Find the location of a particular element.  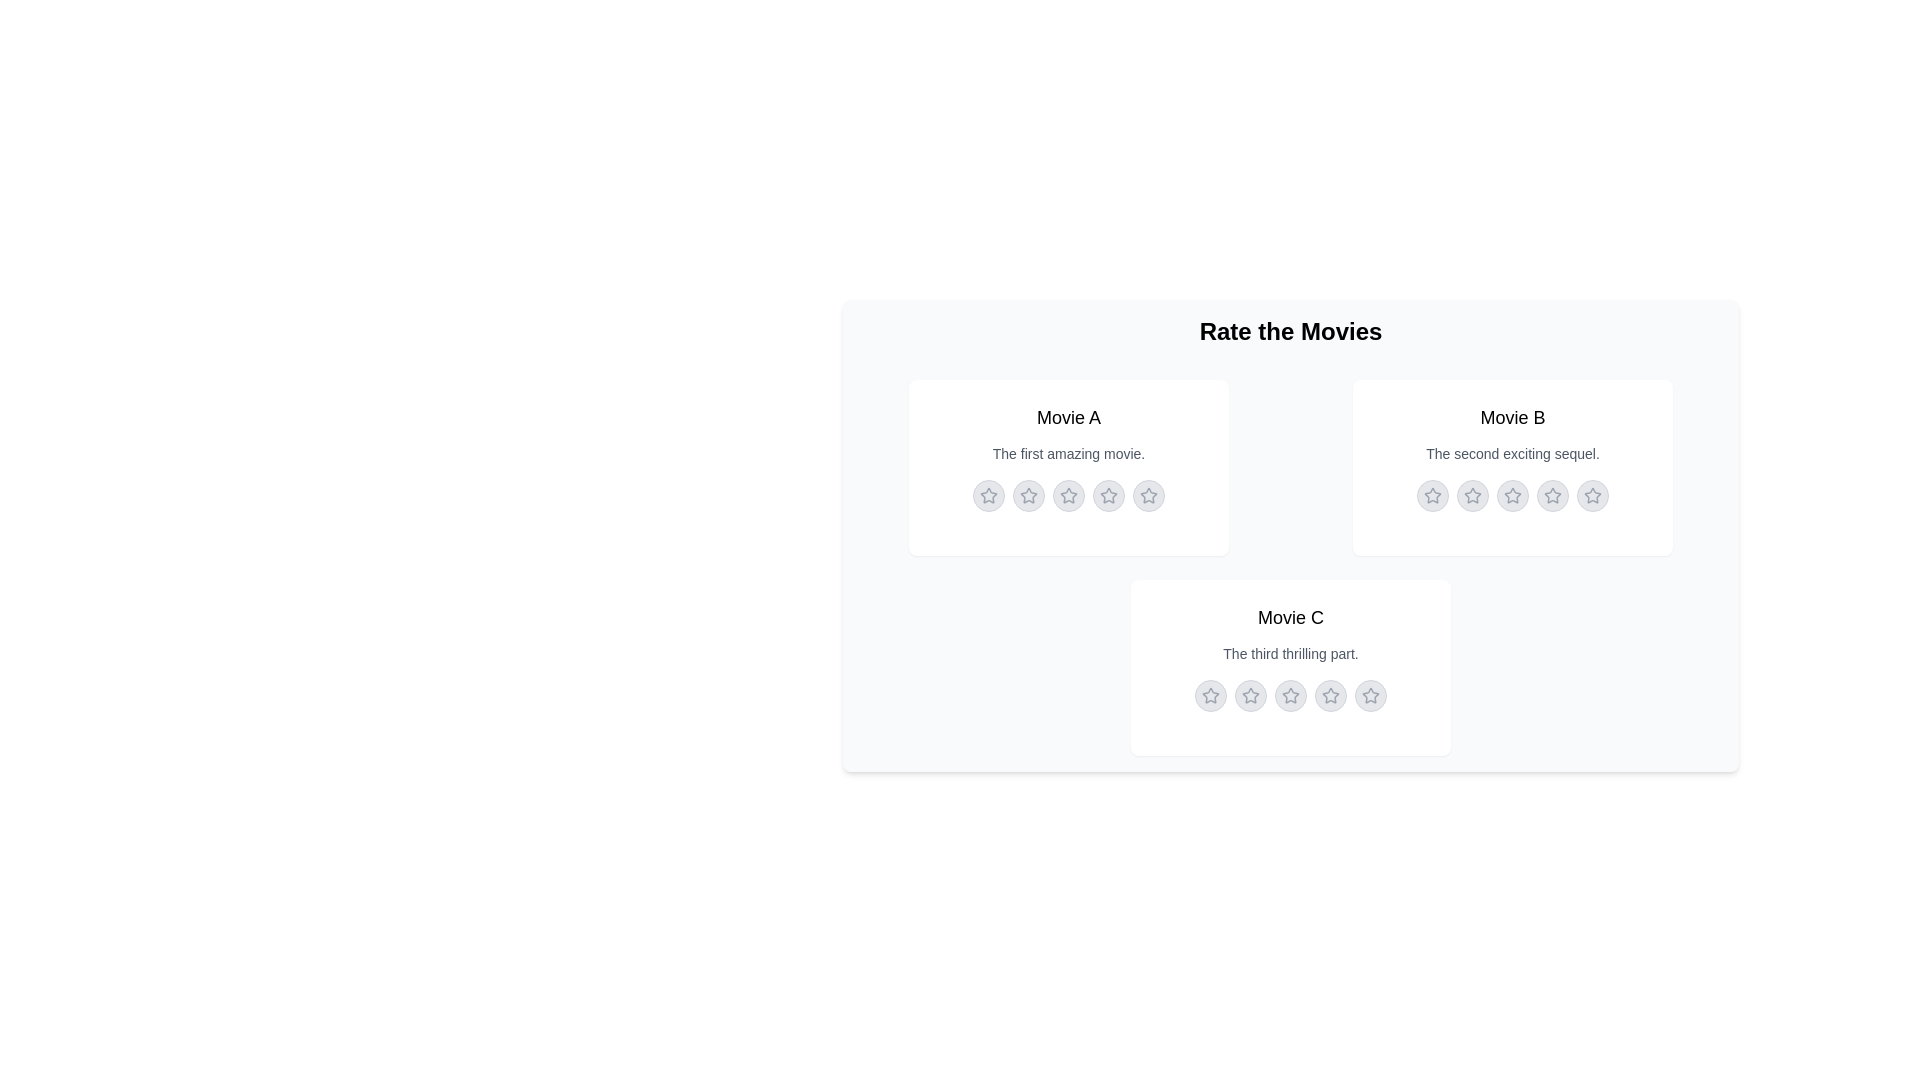

the text snippet displaying 'The first amazing movie.' which is positioned below the title 'Movie A' and above the rating component is located at coordinates (1068, 454).